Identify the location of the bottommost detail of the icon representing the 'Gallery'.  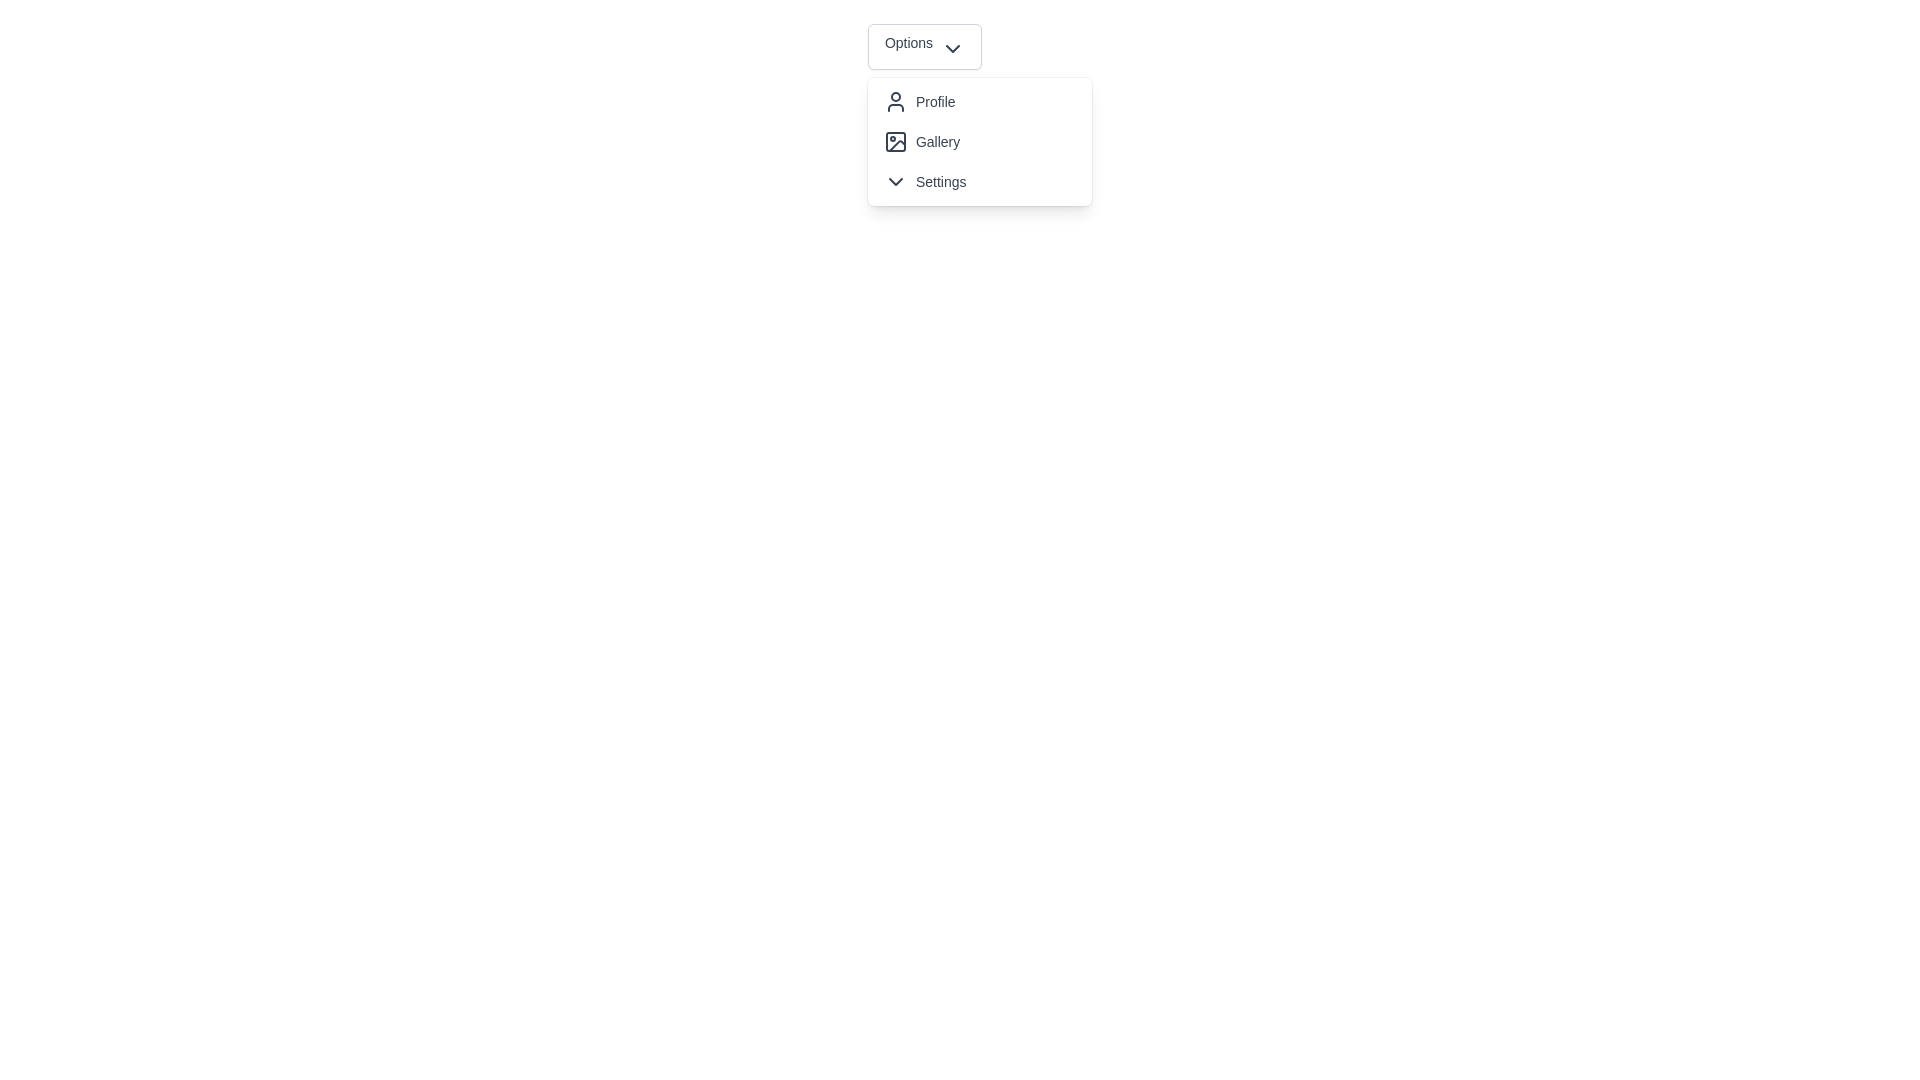
(896, 145).